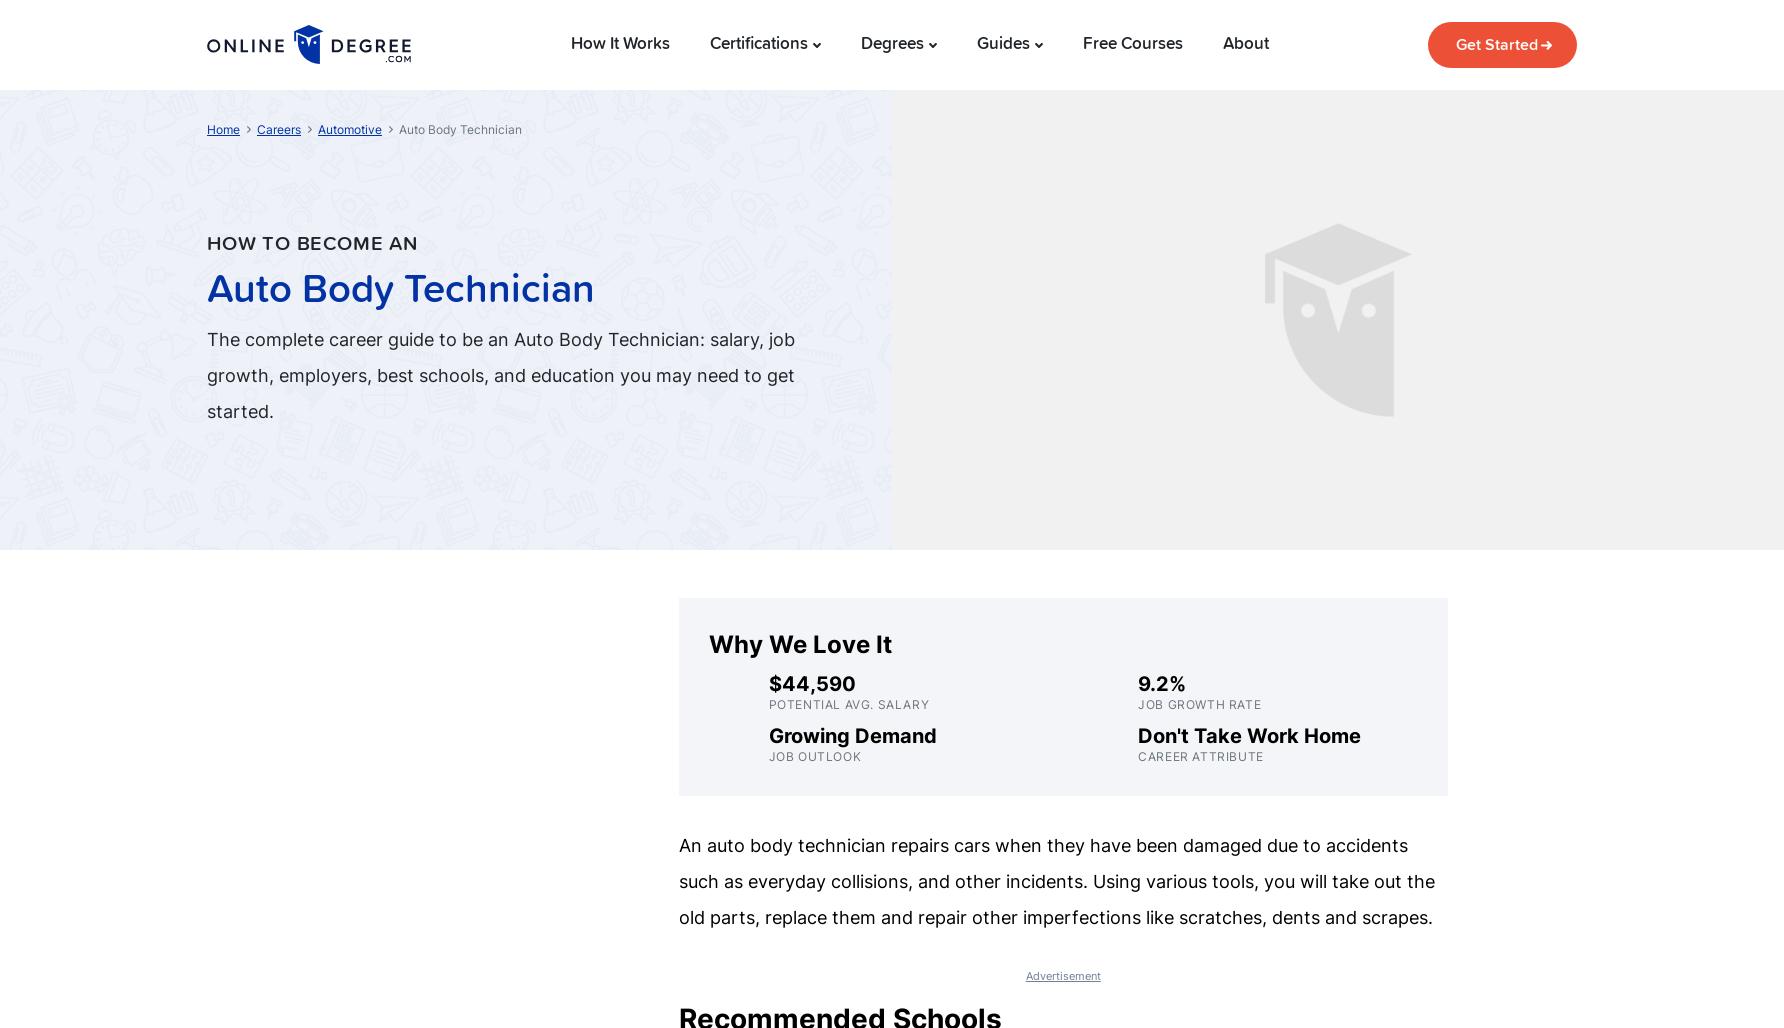 This screenshot has width=1784, height=1028. What do you see at coordinates (1400, 77) in the screenshot?
I see `'1%'` at bounding box center [1400, 77].